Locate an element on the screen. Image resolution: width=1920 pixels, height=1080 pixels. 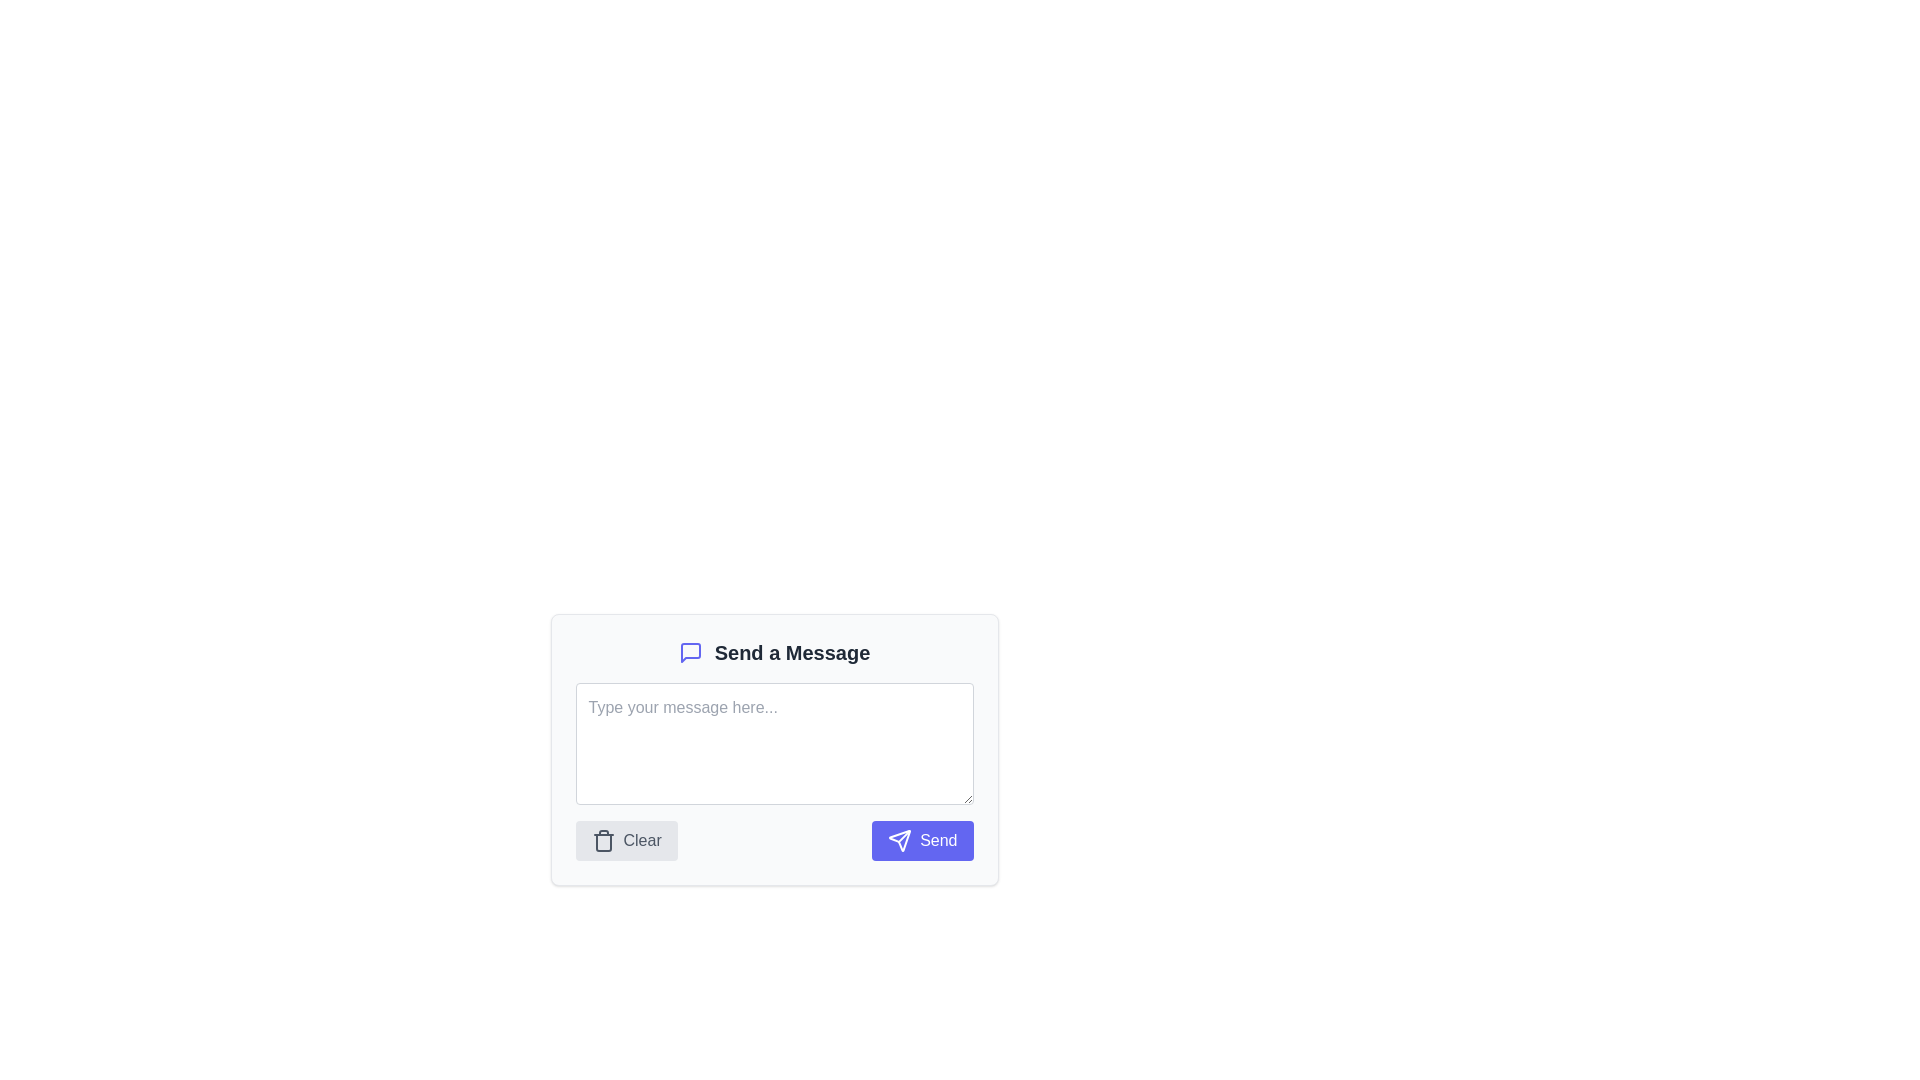
the 'Send' icon in the bottom-right corner of the chat input area is located at coordinates (899, 840).